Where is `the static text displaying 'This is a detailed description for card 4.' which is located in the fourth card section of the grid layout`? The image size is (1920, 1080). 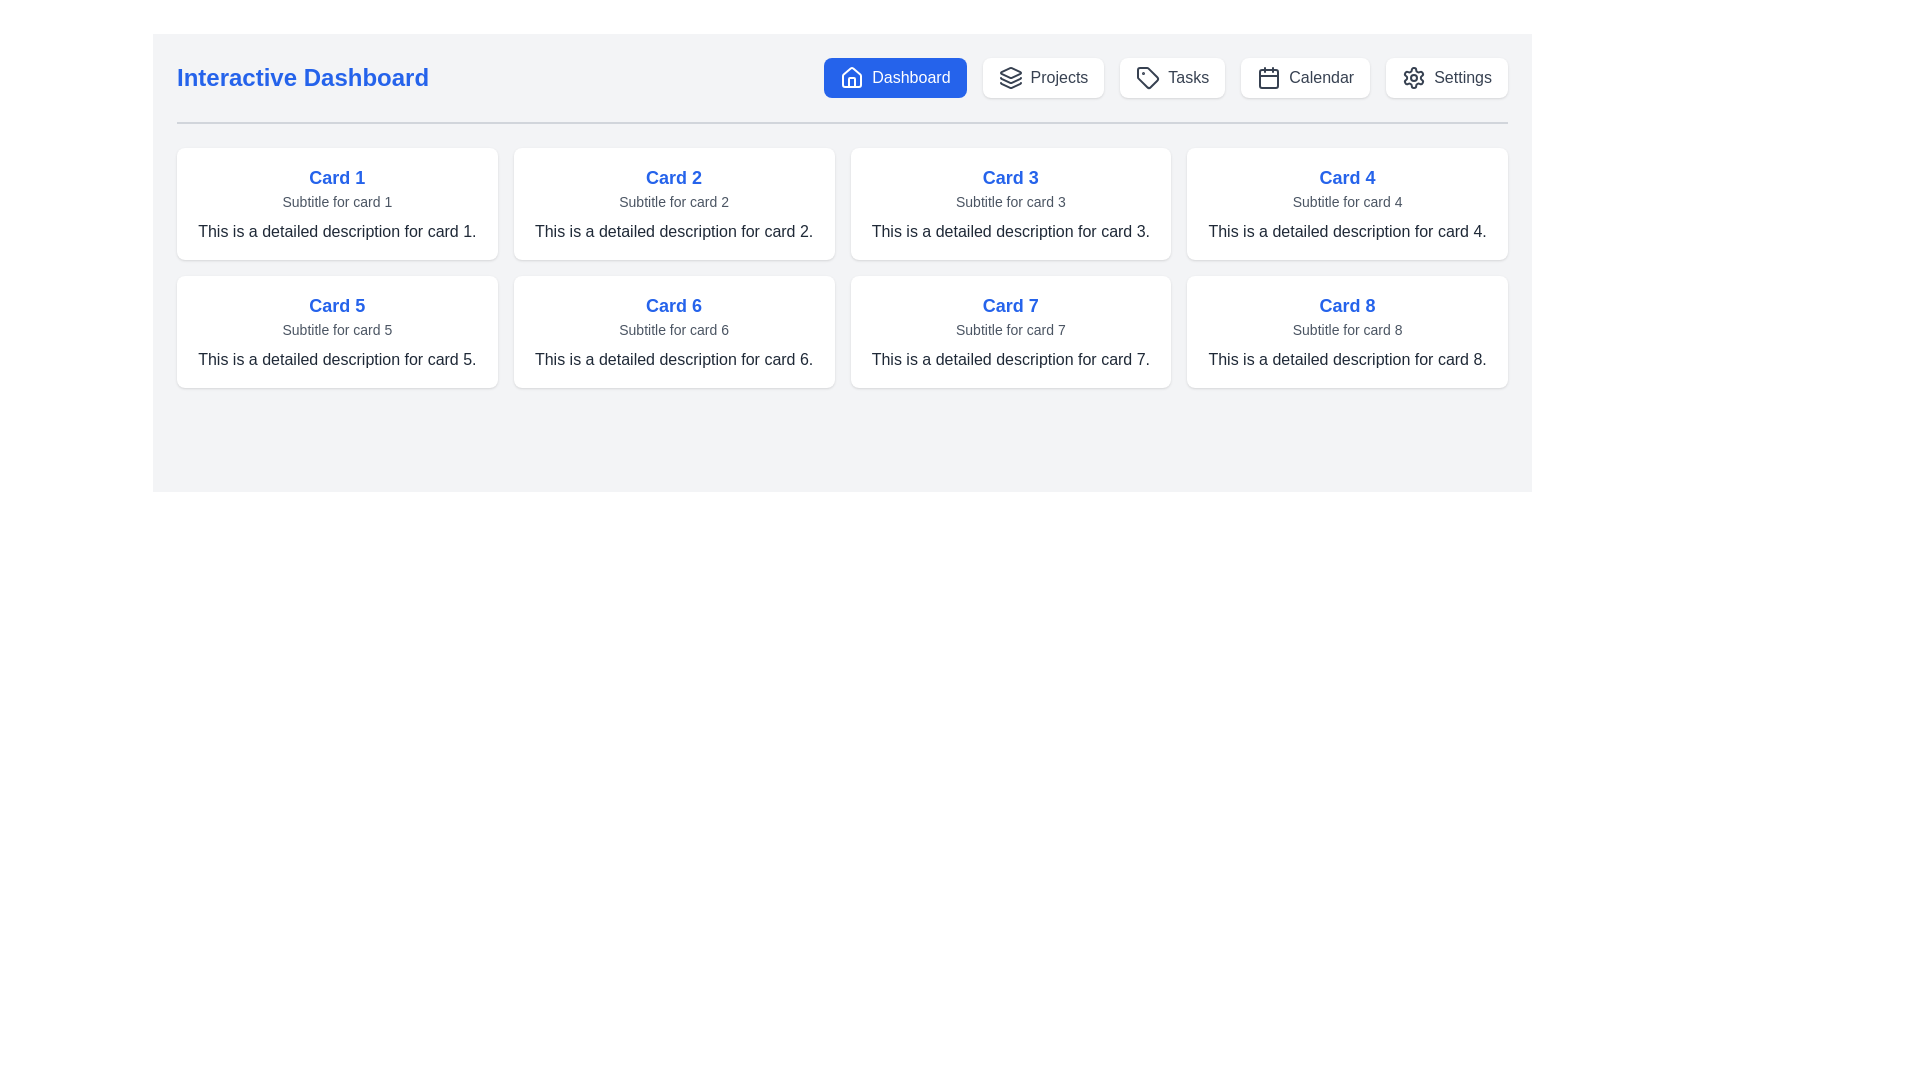 the static text displaying 'This is a detailed description for card 4.' which is located in the fourth card section of the grid layout is located at coordinates (1347, 230).